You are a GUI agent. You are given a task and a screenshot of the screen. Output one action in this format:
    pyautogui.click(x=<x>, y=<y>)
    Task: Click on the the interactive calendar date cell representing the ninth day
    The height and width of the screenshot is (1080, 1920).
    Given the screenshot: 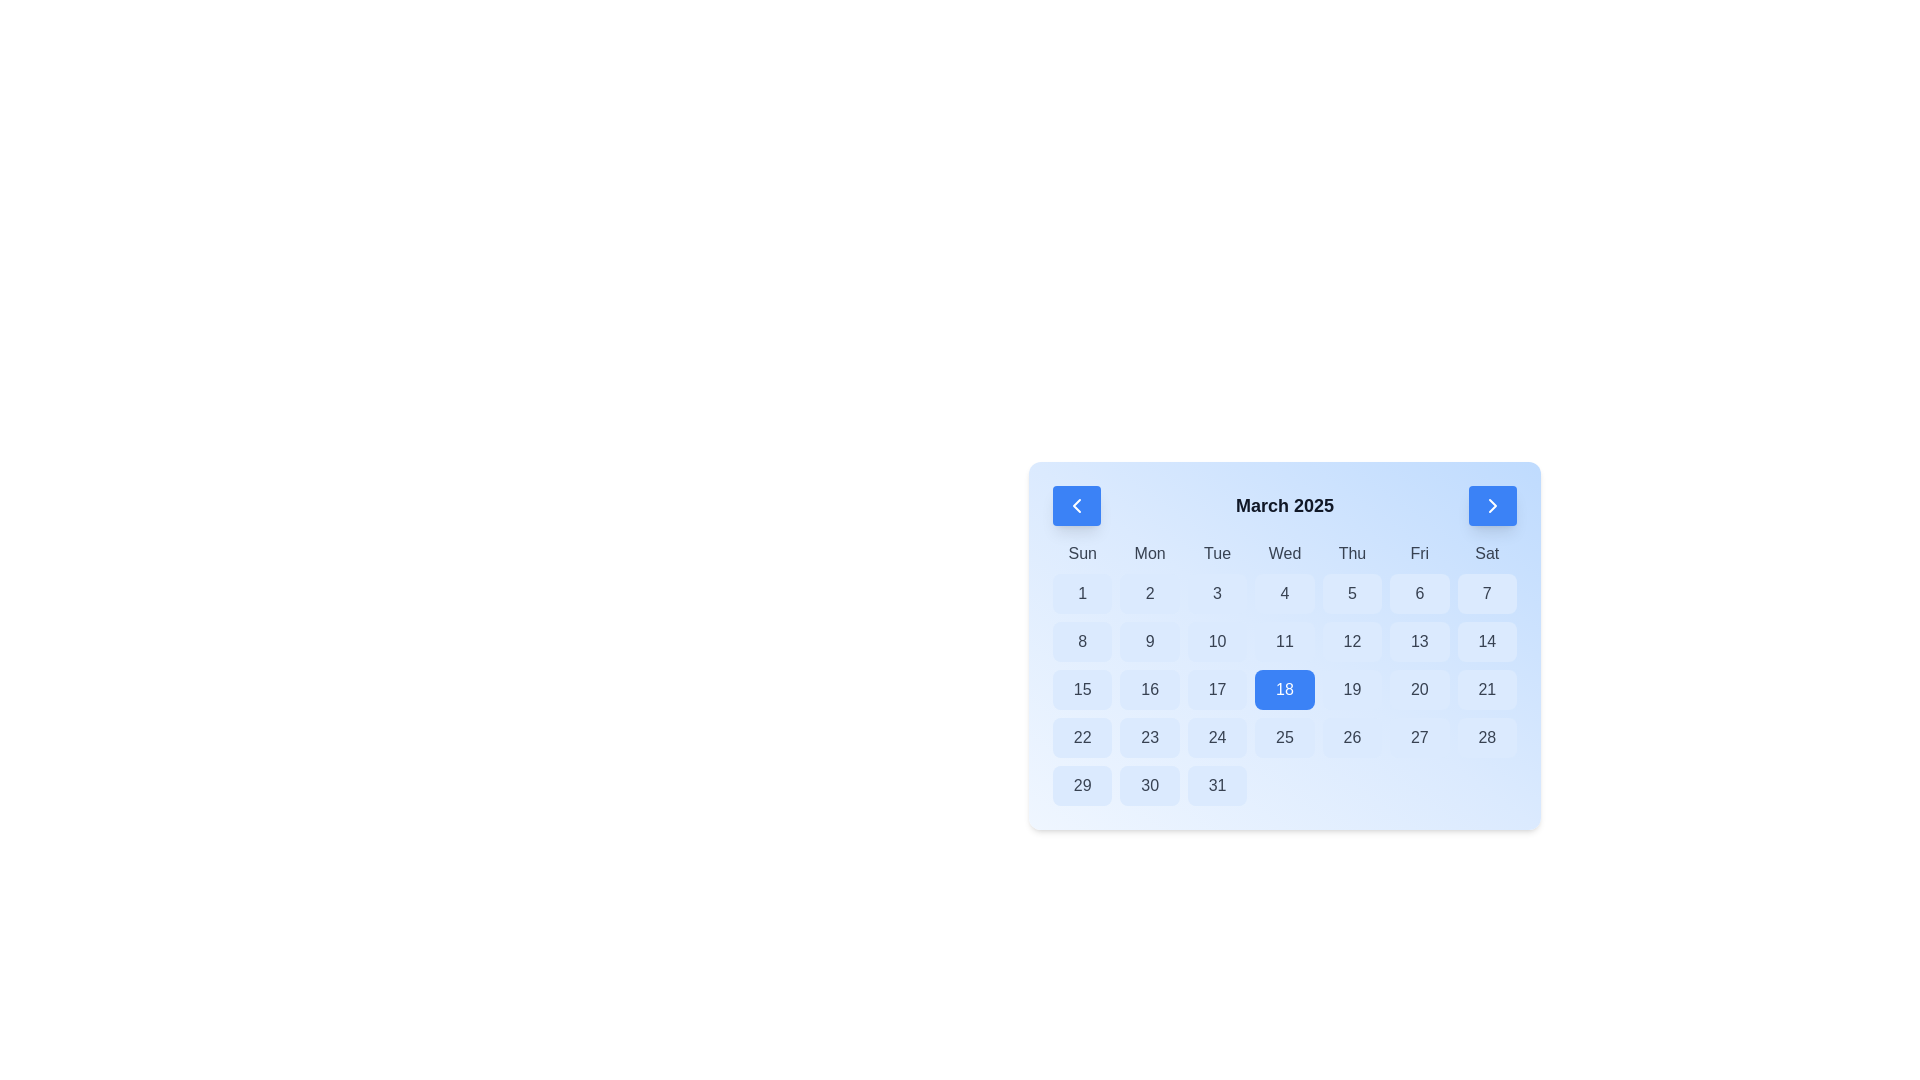 What is the action you would take?
    pyautogui.click(x=1150, y=641)
    